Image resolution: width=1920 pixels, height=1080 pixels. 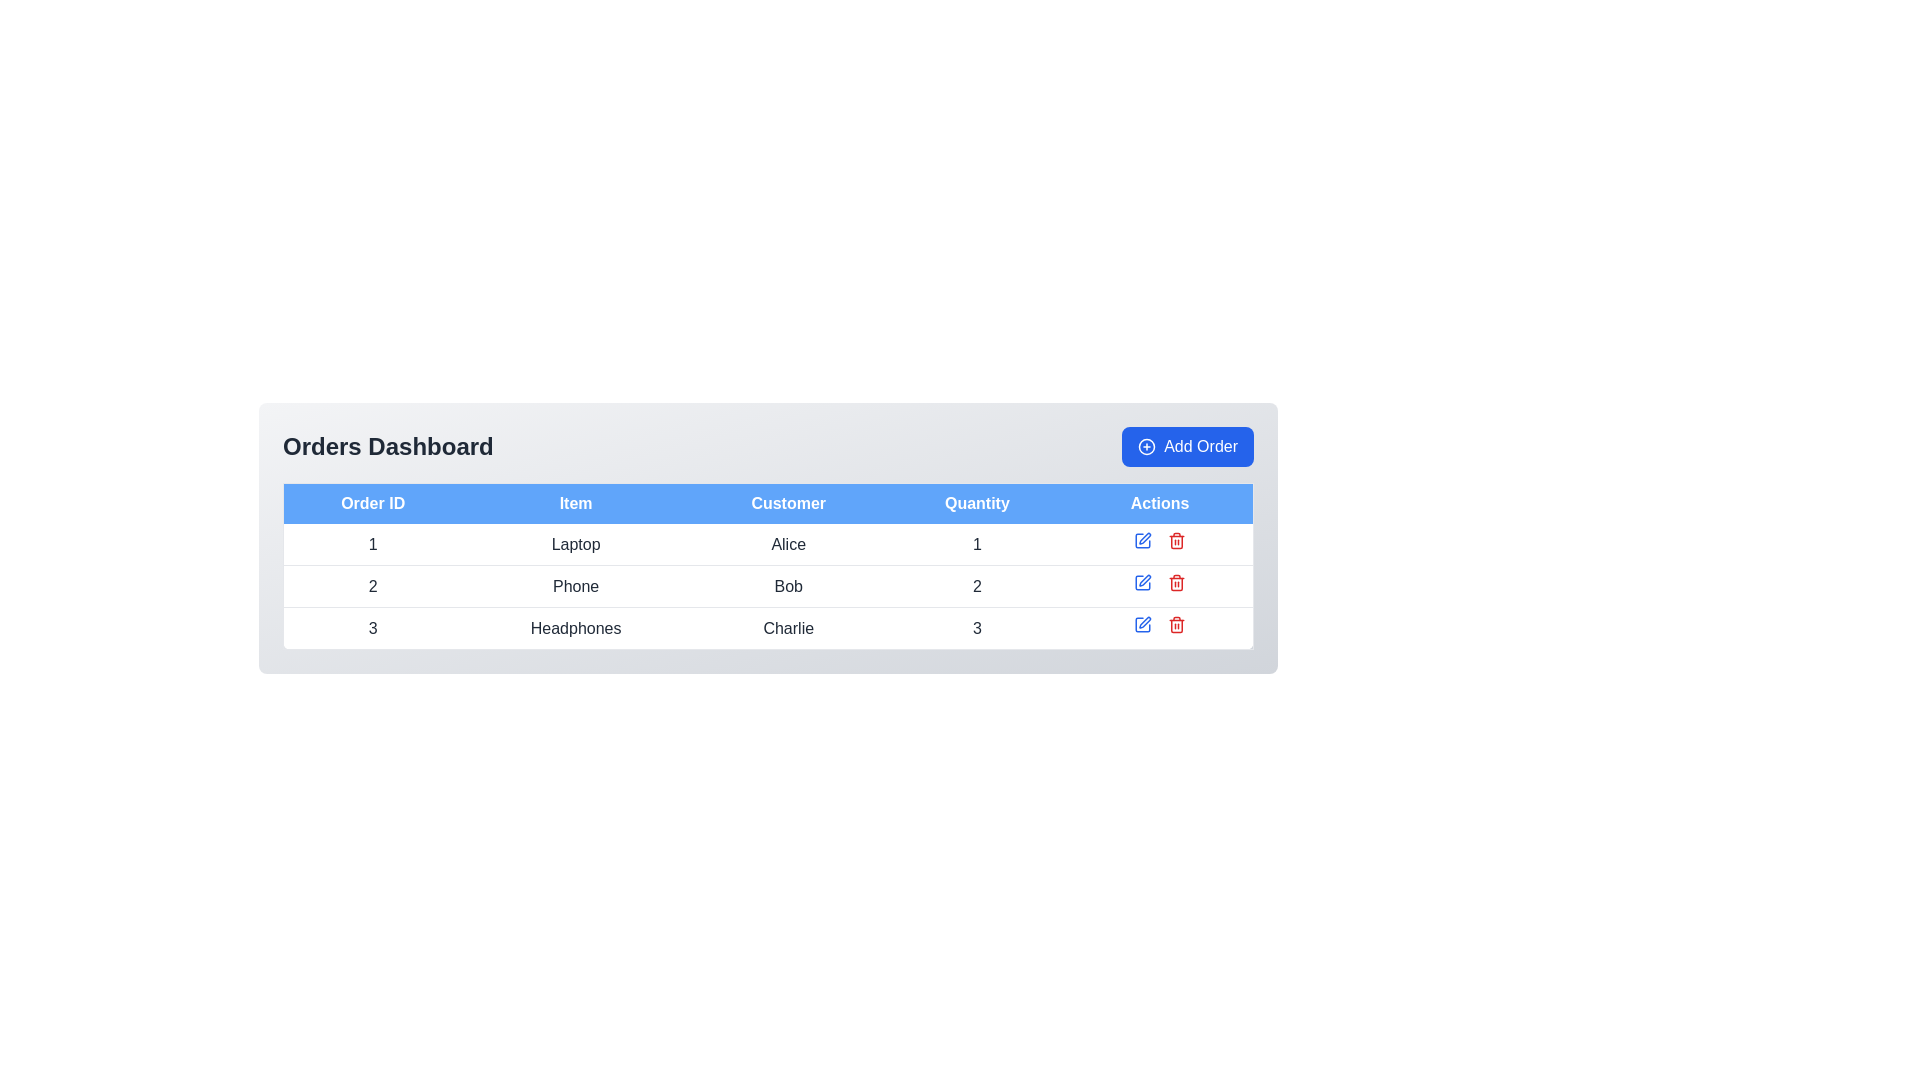 What do you see at coordinates (1145, 580) in the screenshot?
I see `the edit button icon, which is a colorless vector graphic resembling a pen or pencil, located in the 'Actions' column on the rightmost side of the table row` at bounding box center [1145, 580].